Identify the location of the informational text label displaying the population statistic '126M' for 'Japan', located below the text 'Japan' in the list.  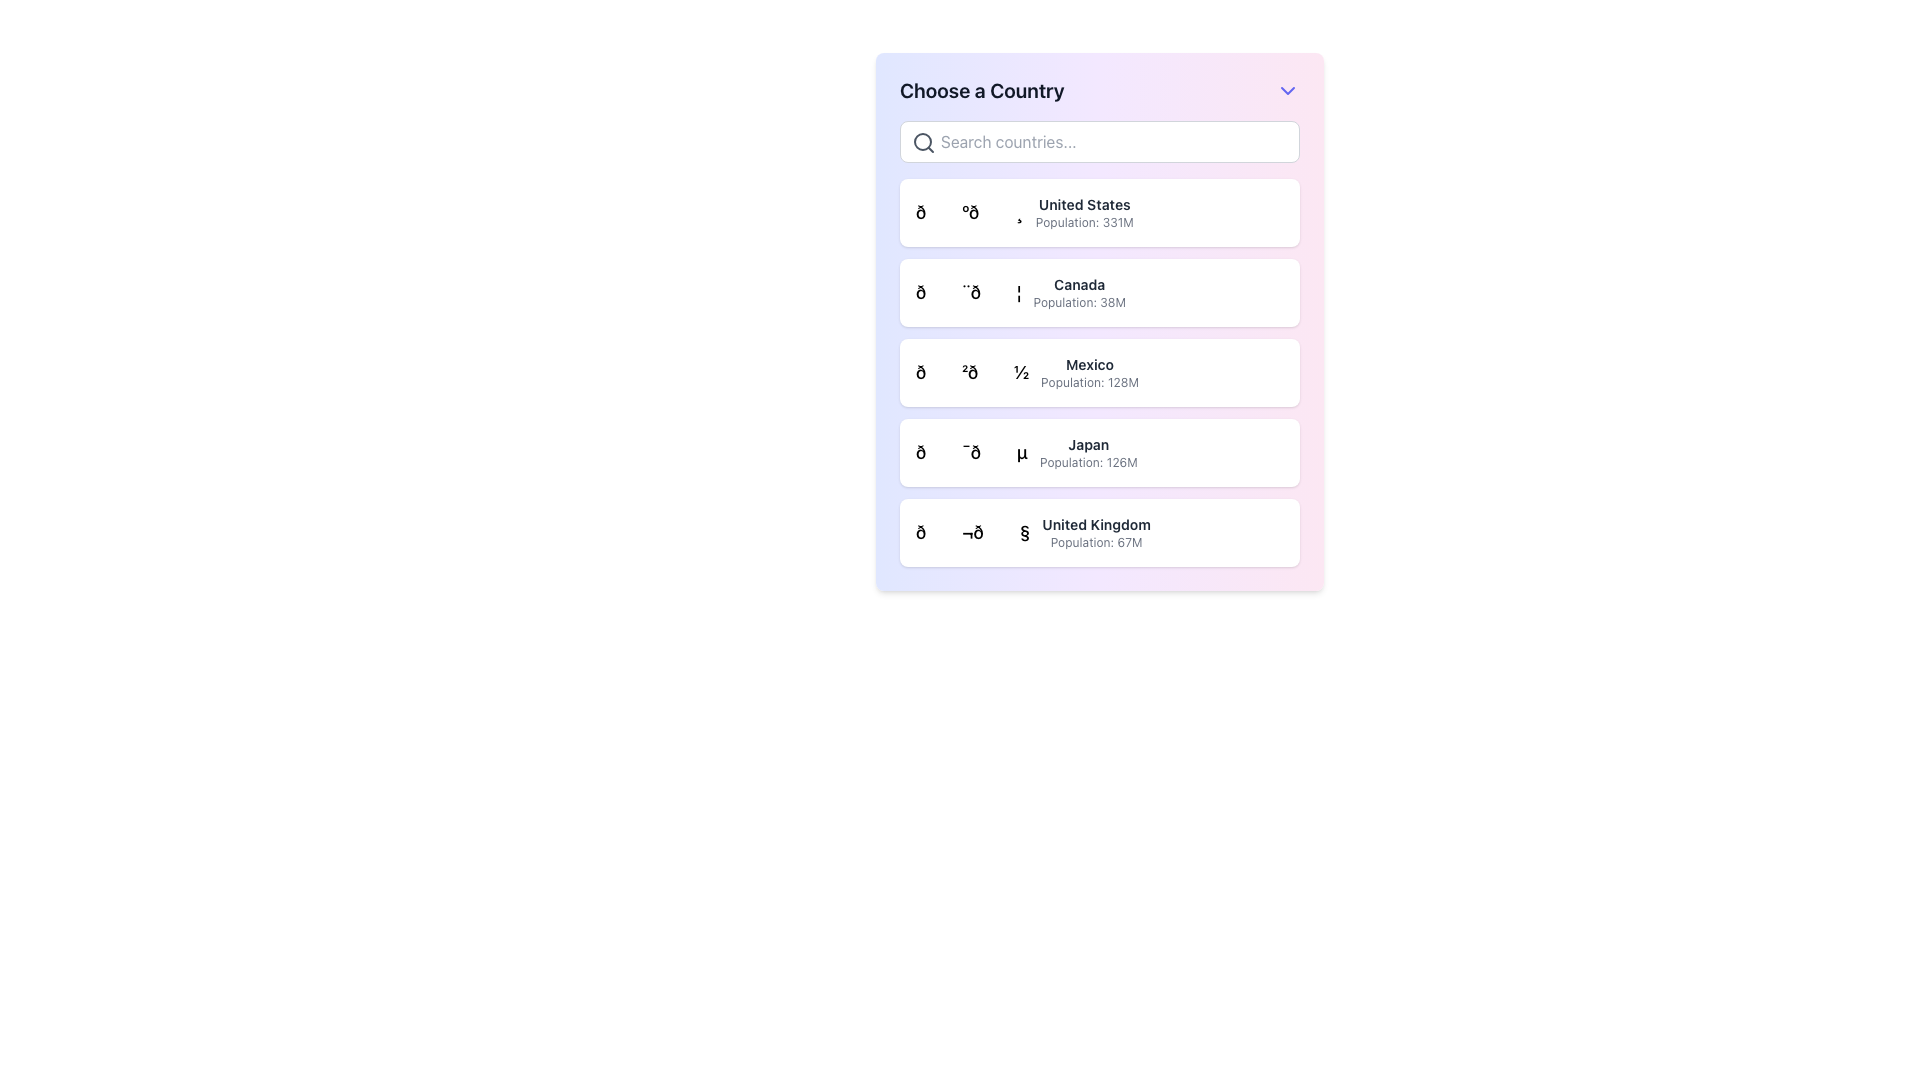
(1087, 462).